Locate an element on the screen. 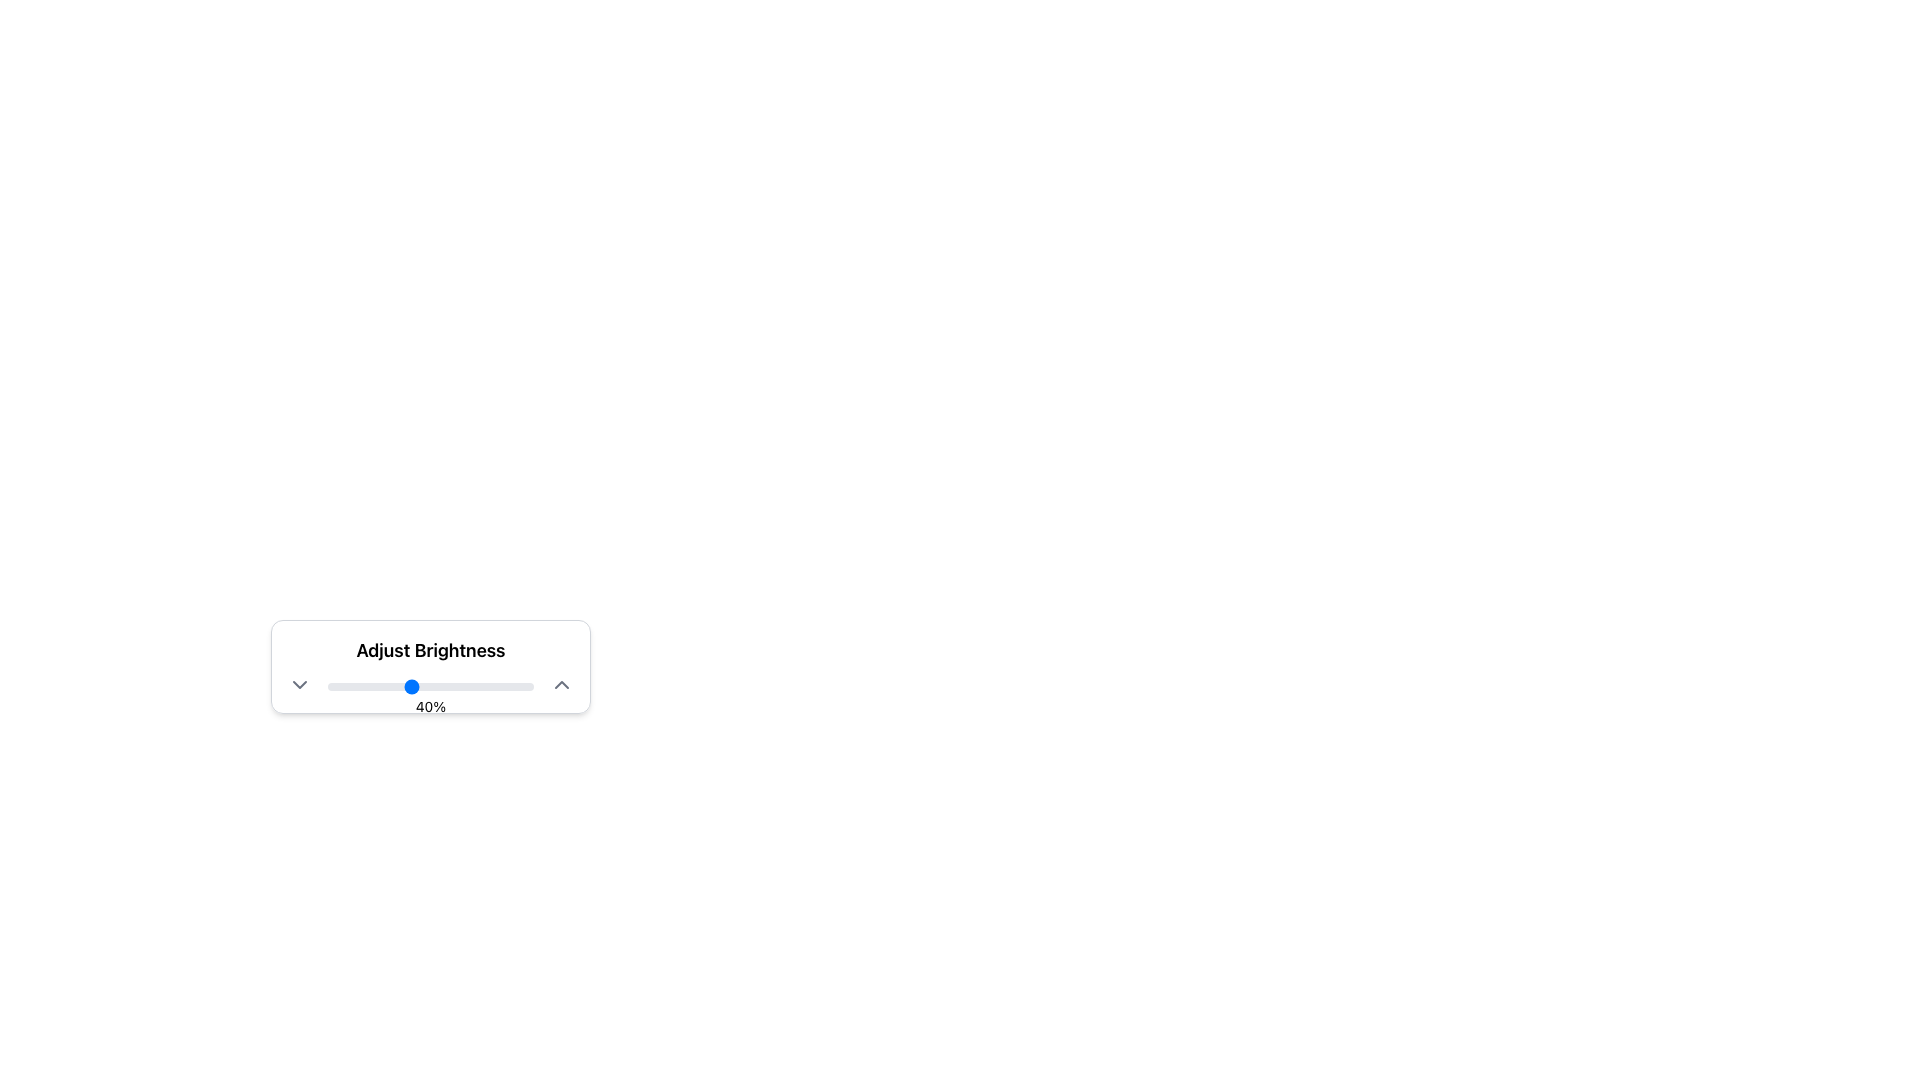  the brightness is located at coordinates (363, 685).